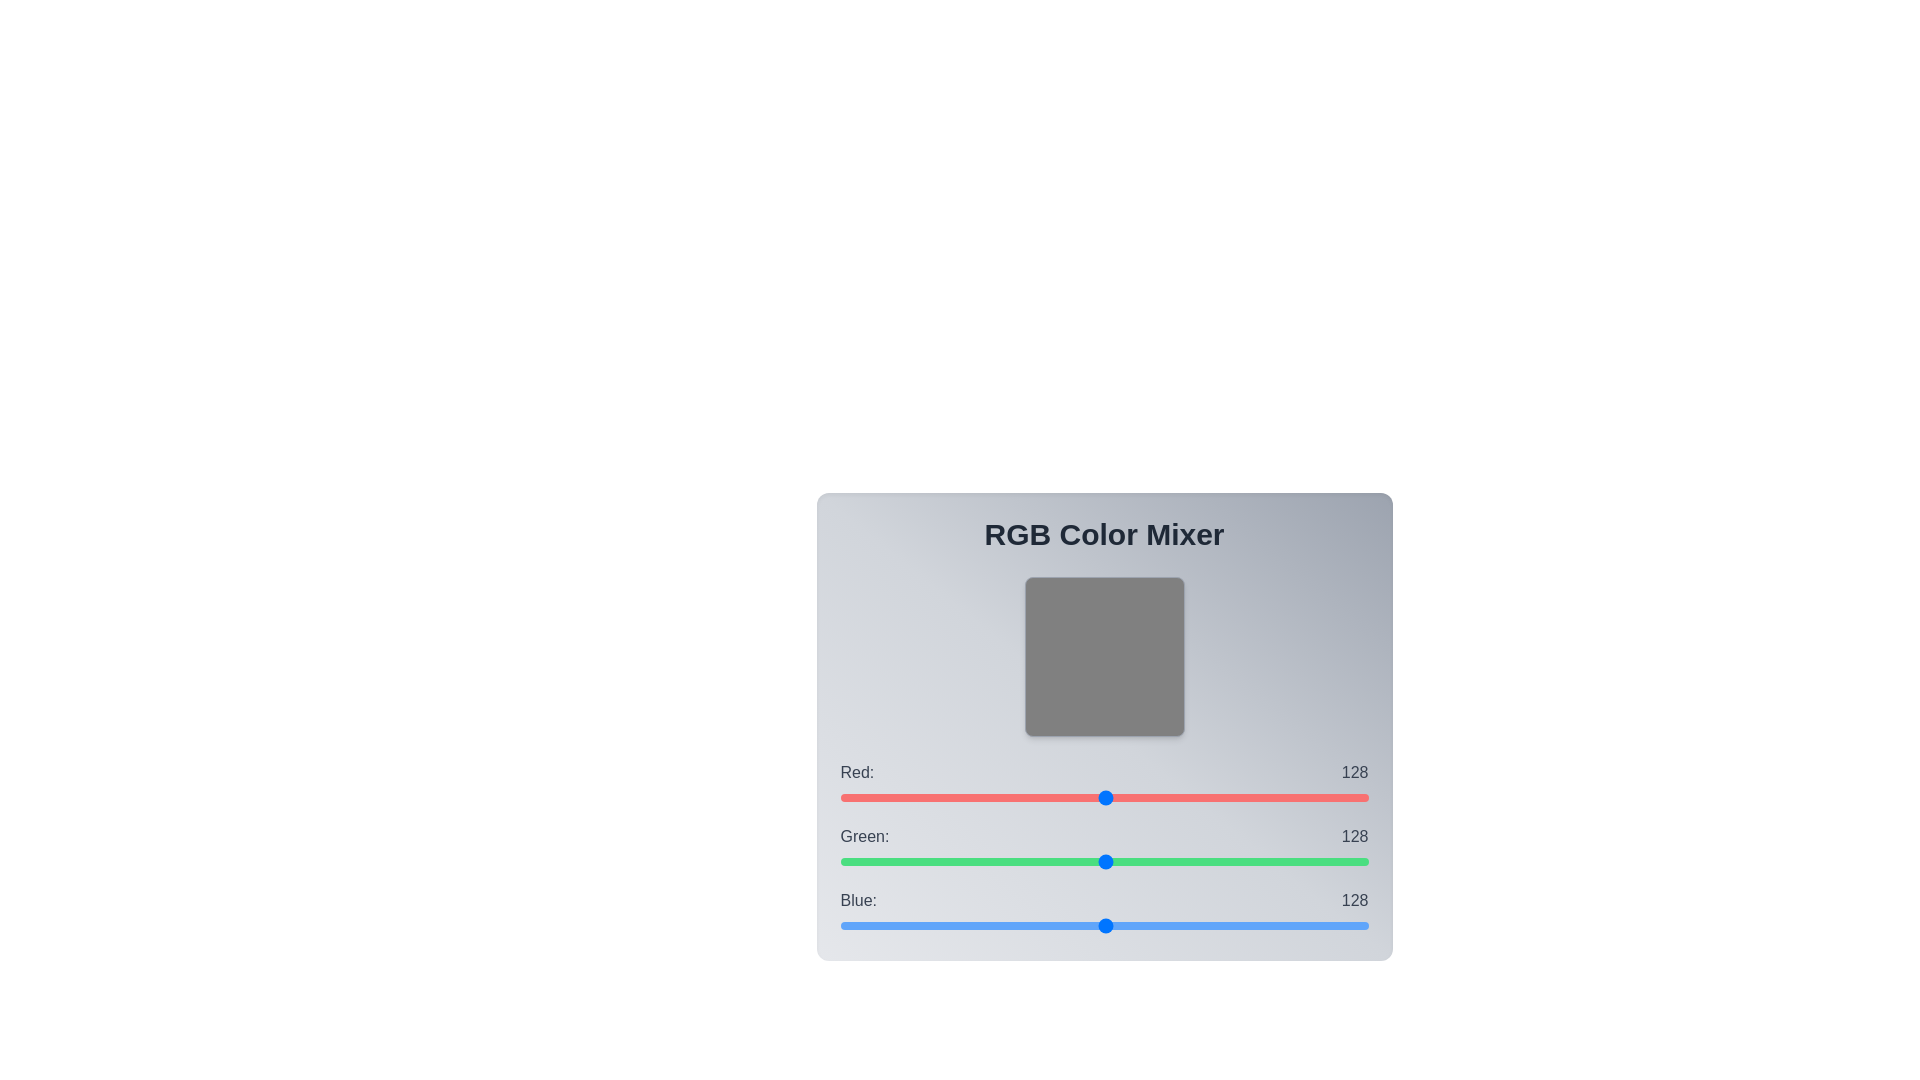 The image size is (1920, 1080). I want to click on the green slider to set its value to 128, so click(1104, 860).